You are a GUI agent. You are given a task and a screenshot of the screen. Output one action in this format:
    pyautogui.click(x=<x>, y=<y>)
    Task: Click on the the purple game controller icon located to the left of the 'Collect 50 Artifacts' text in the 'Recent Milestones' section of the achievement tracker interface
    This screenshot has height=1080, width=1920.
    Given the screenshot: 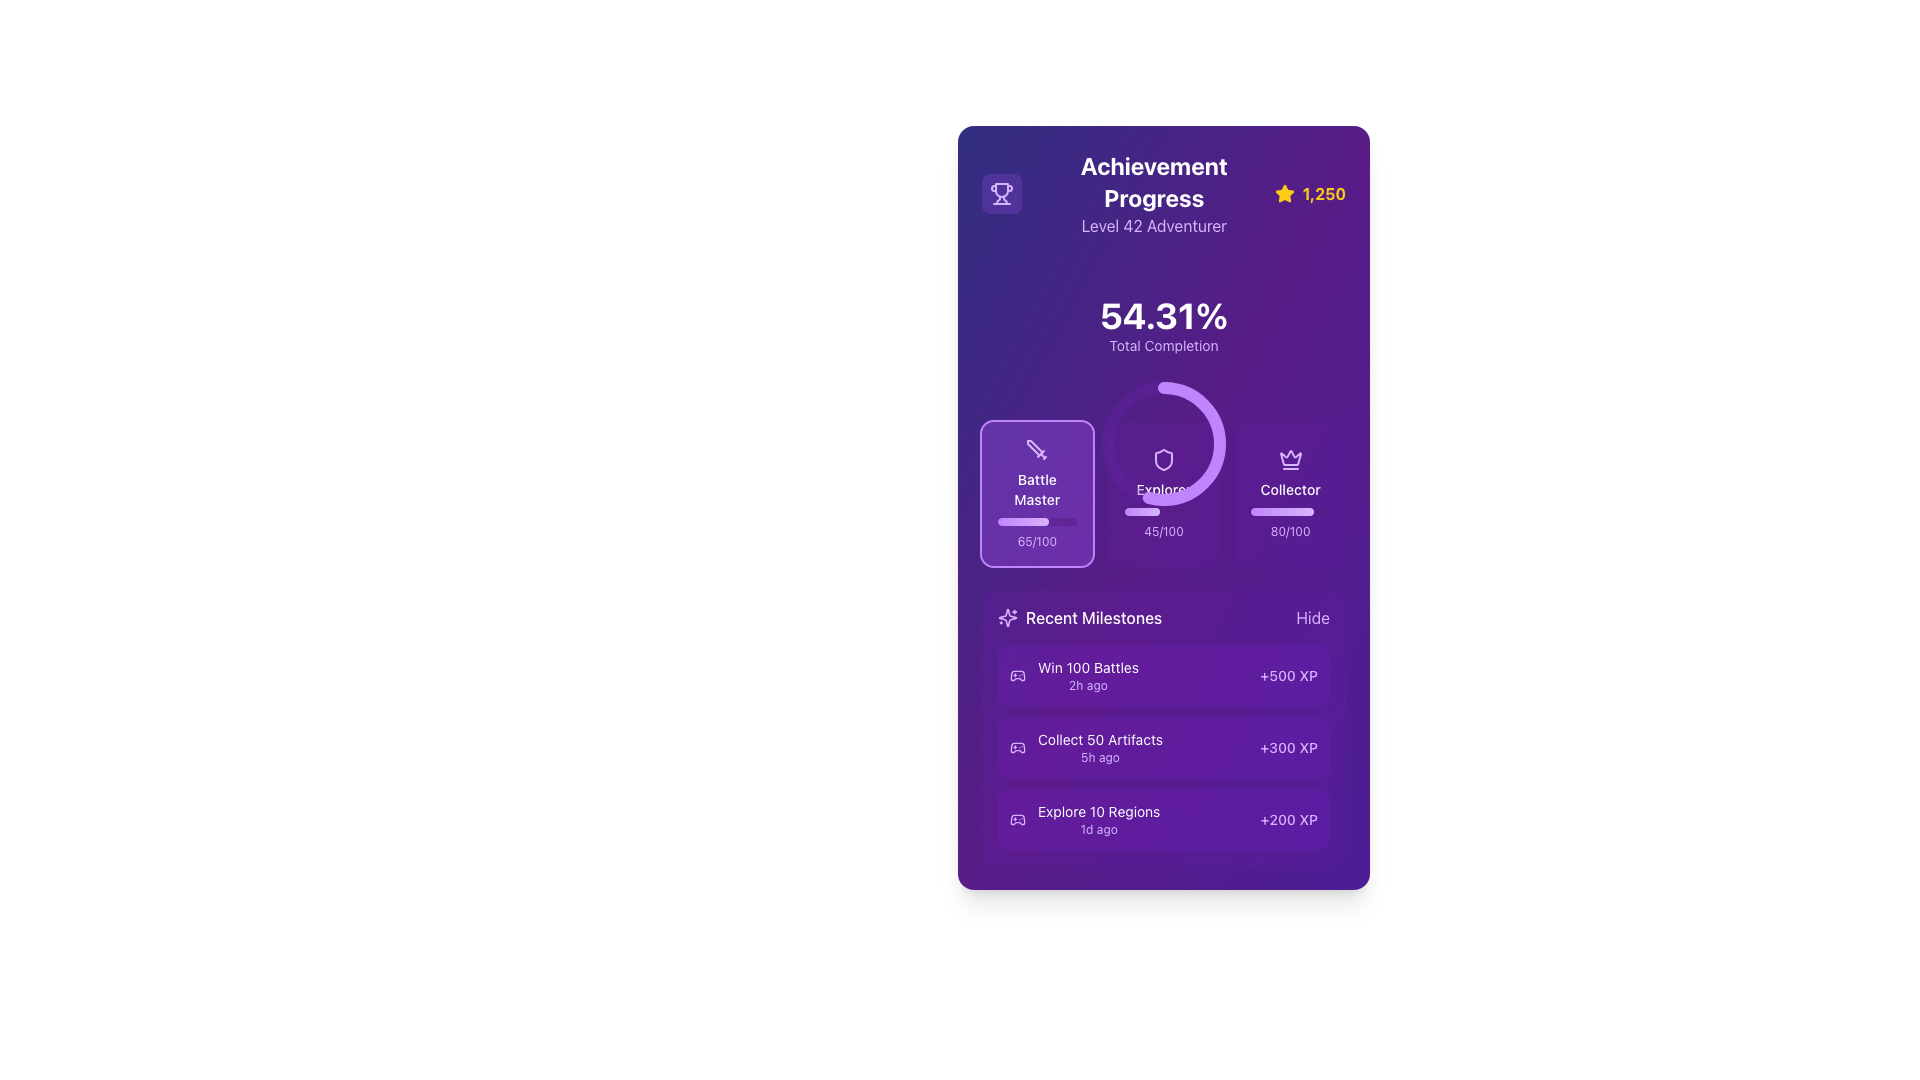 What is the action you would take?
    pyautogui.click(x=1017, y=748)
    